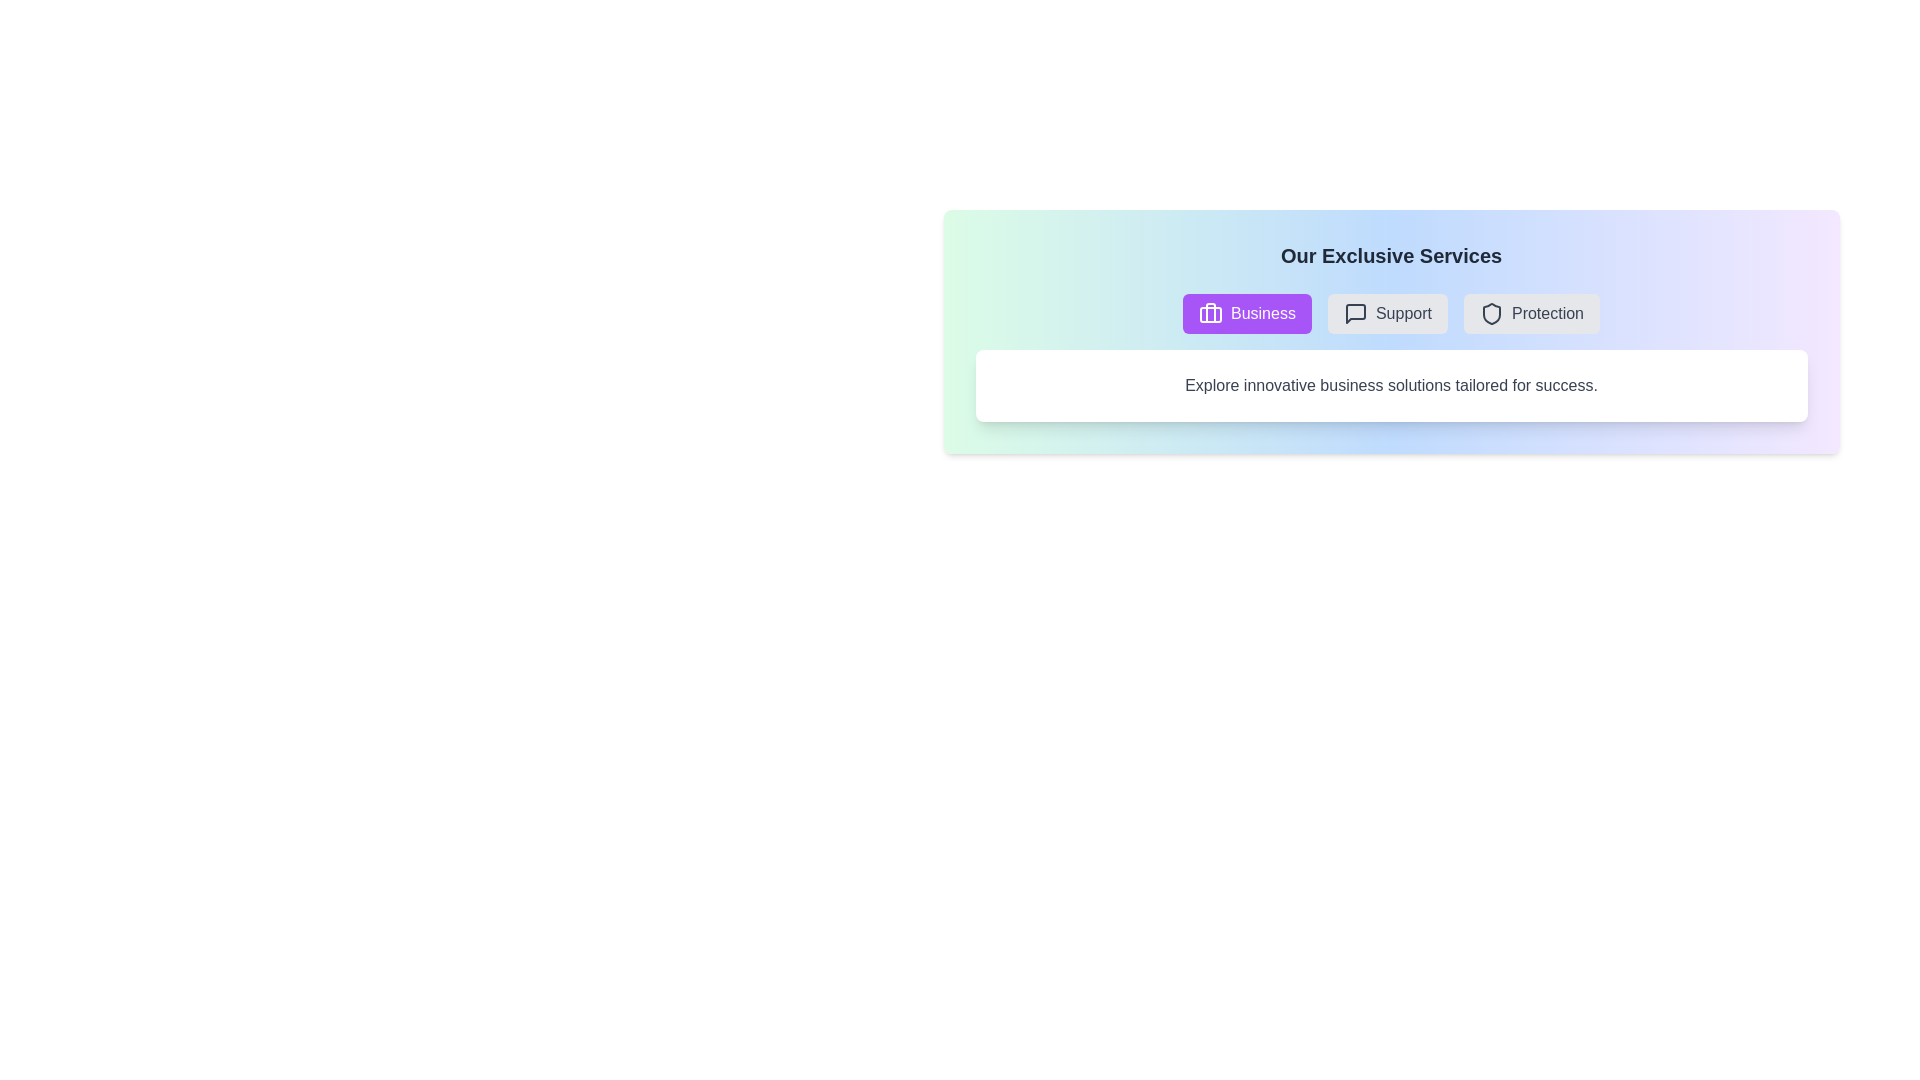 The width and height of the screenshot is (1920, 1080). I want to click on the Support tab by clicking its button, so click(1386, 313).